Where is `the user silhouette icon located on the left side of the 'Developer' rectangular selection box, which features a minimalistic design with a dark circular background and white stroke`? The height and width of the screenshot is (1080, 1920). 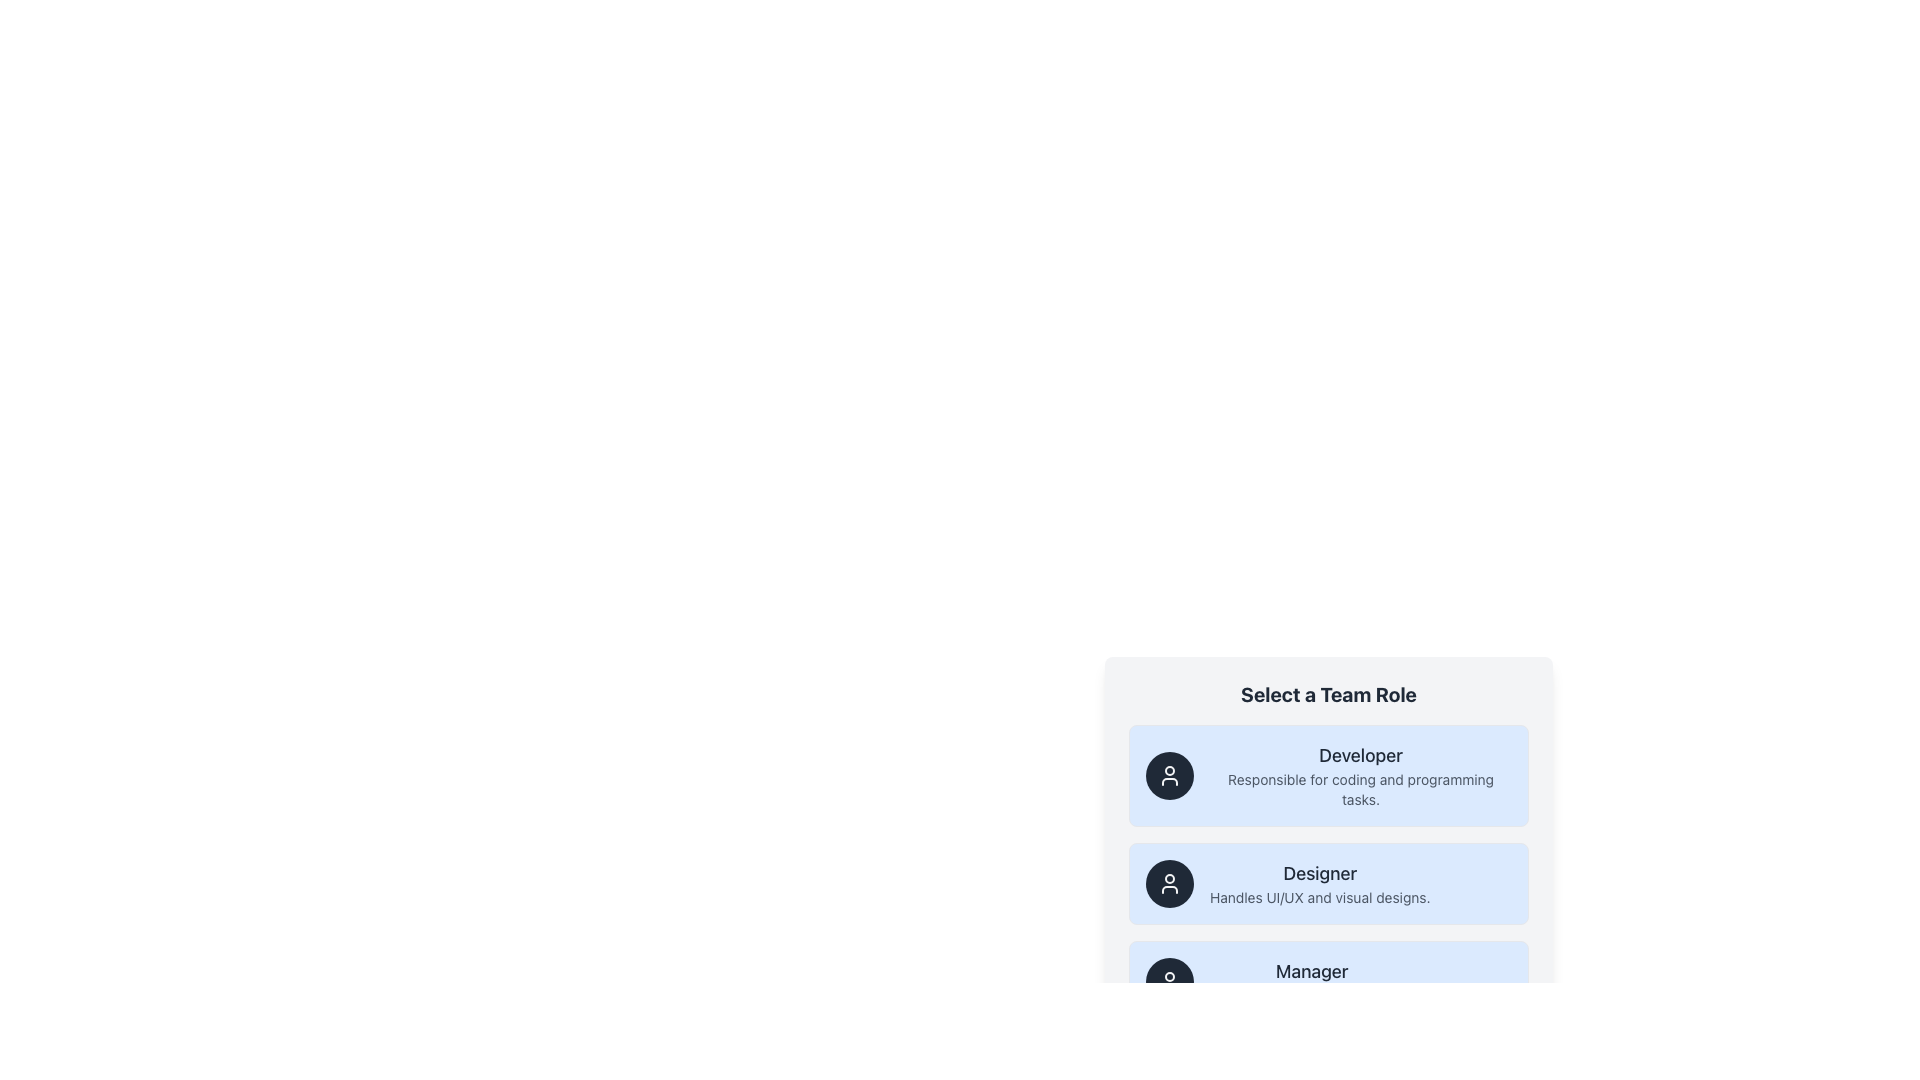 the user silhouette icon located on the left side of the 'Developer' rectangular selection box, which features a minimalistic design with a dark circular background and white stroke is located at coordinates (1170, 774).